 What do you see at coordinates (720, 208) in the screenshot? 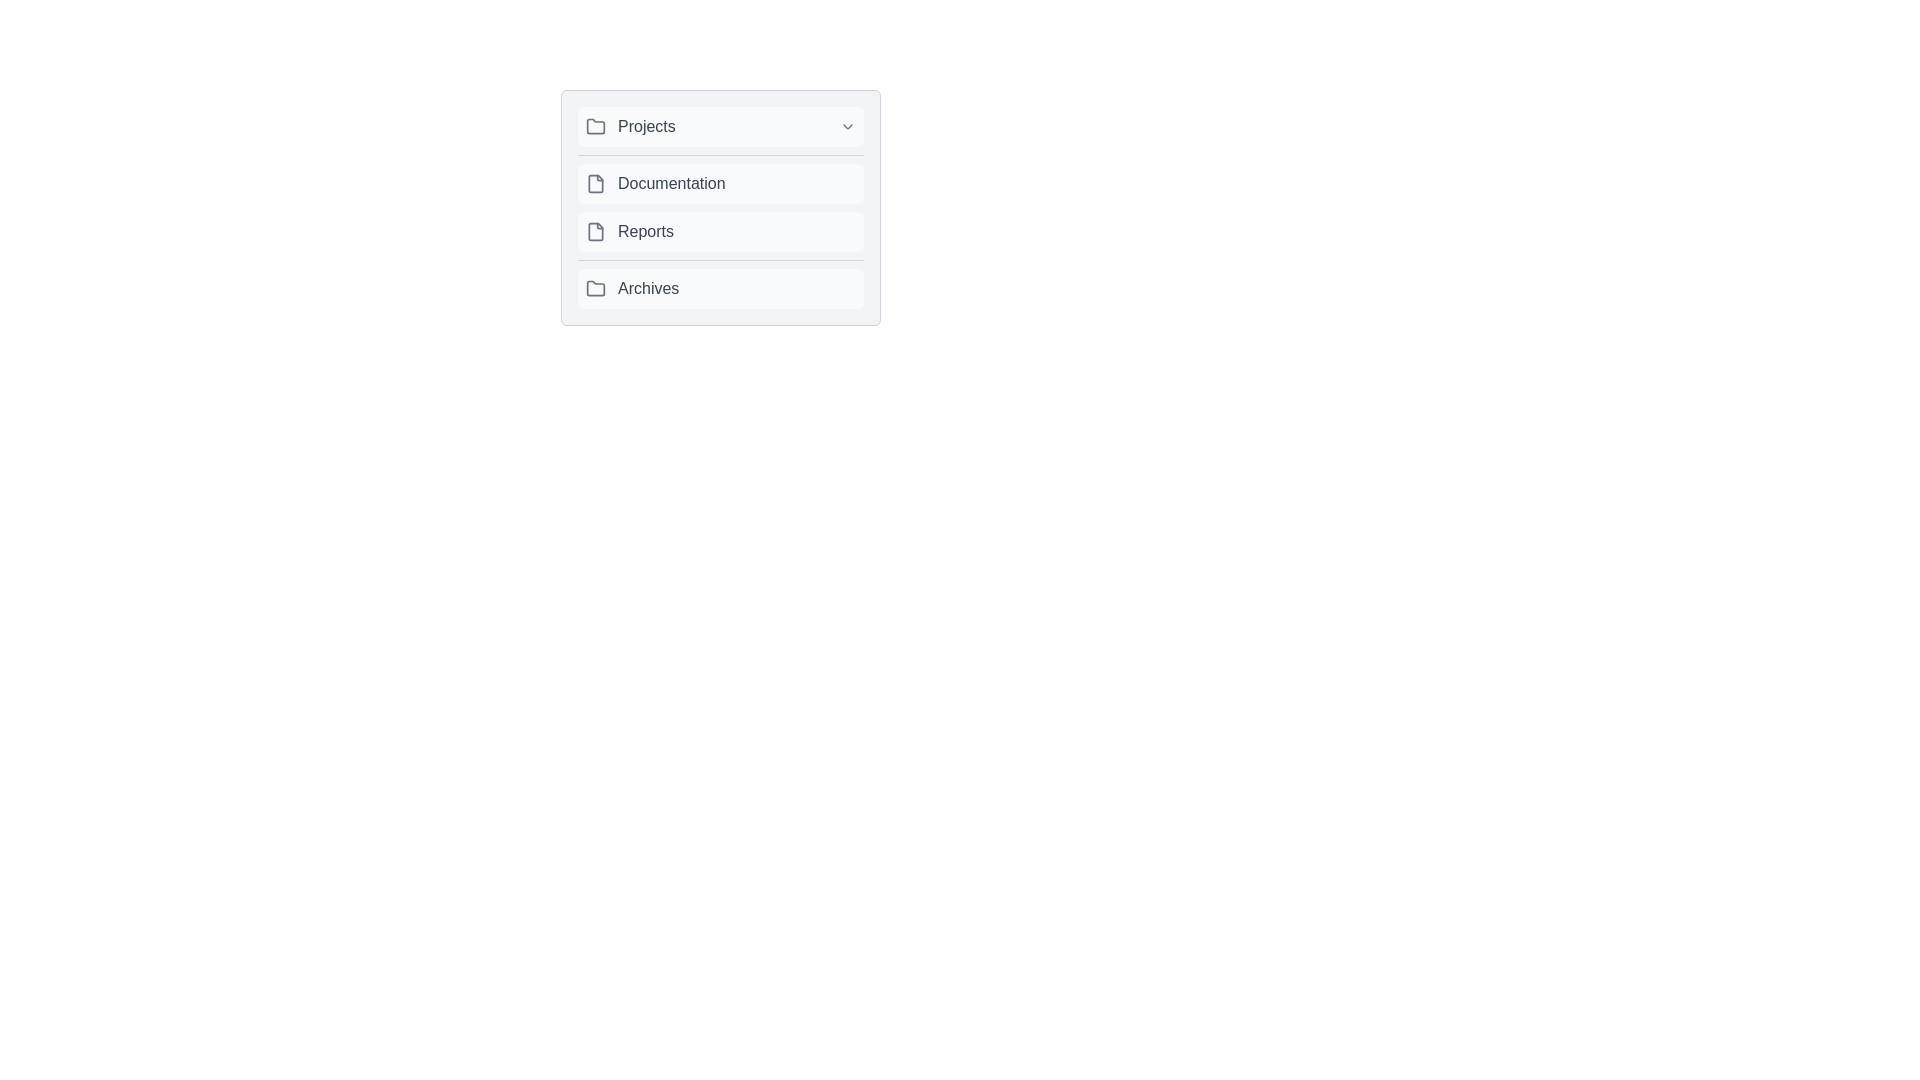
I see `the 'Documentation' button located below the 'Projects' area` at bounding box center [720, 208].